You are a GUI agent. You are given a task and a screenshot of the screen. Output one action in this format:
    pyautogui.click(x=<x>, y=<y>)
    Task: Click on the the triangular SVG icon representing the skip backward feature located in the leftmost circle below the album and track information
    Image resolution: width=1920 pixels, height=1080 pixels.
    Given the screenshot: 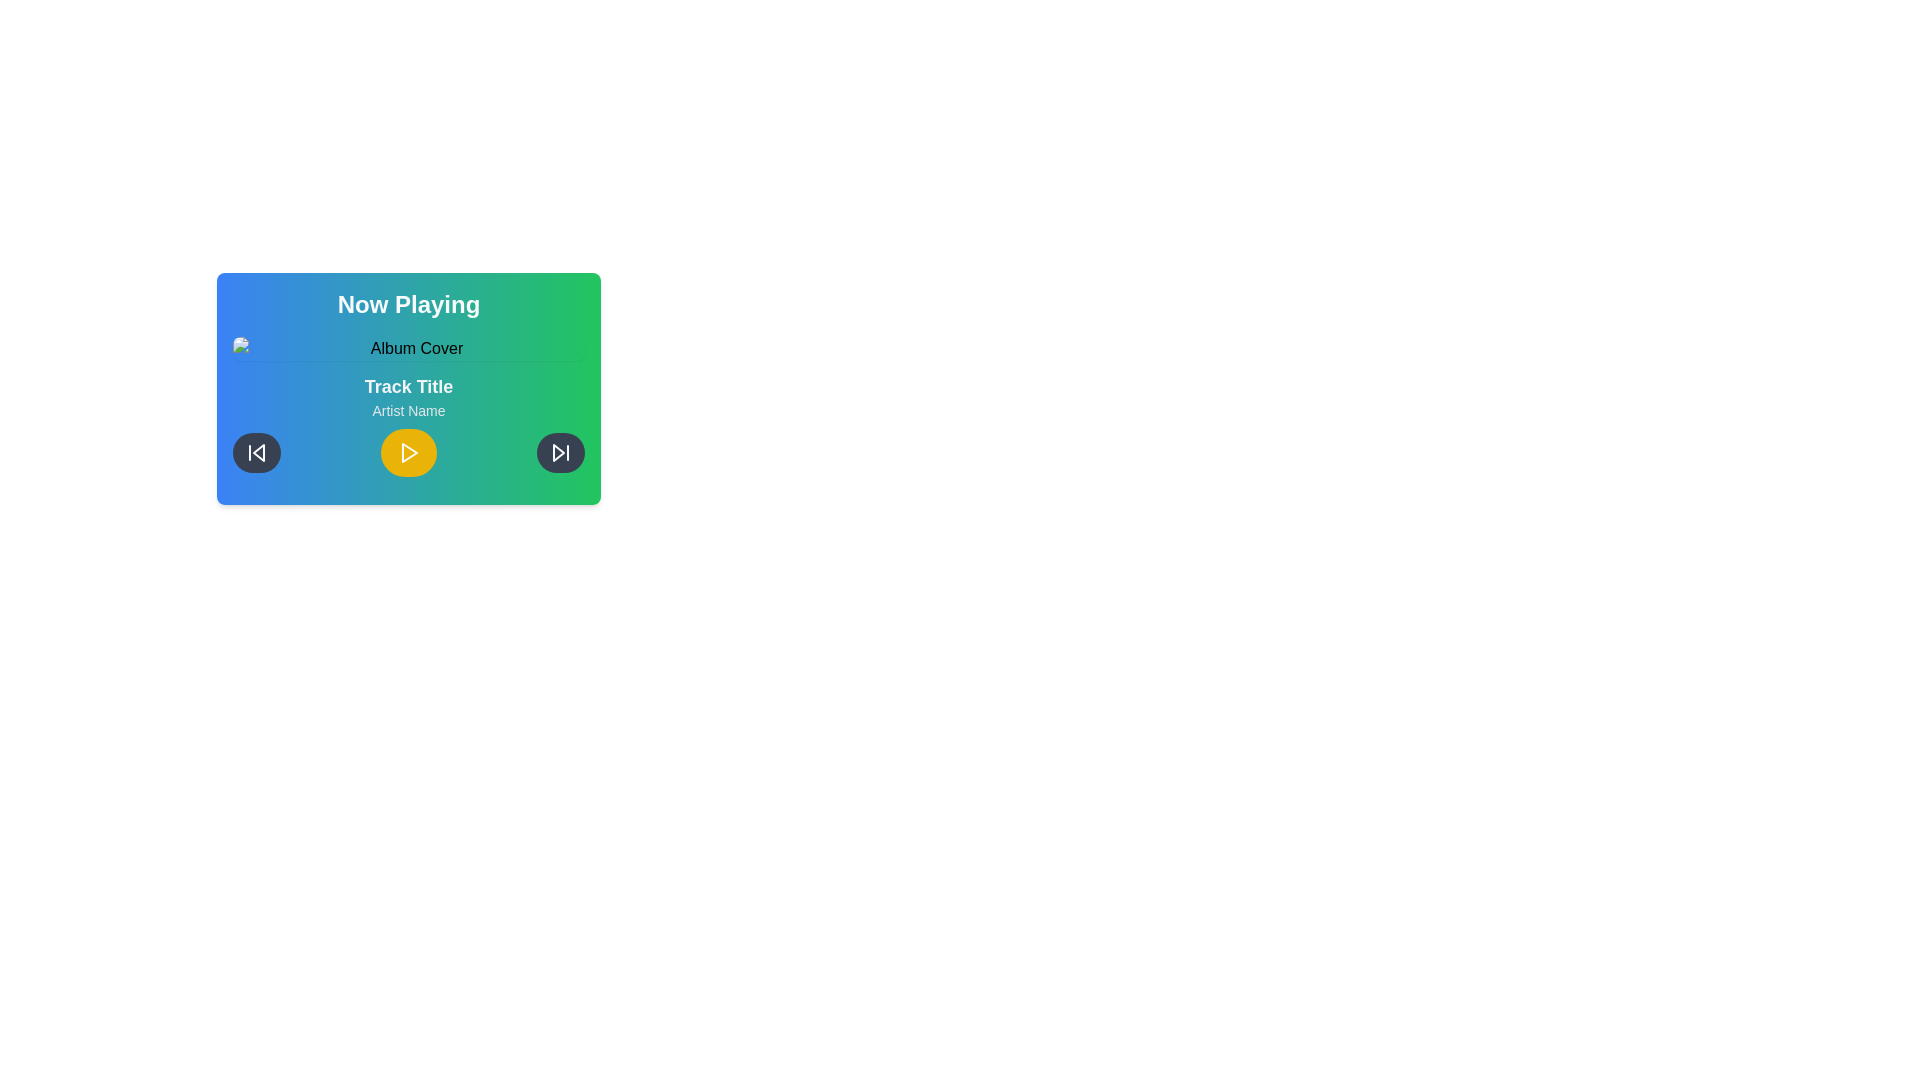 What is the action you would take?
    pyautogui.click(x=258, y=452)
    